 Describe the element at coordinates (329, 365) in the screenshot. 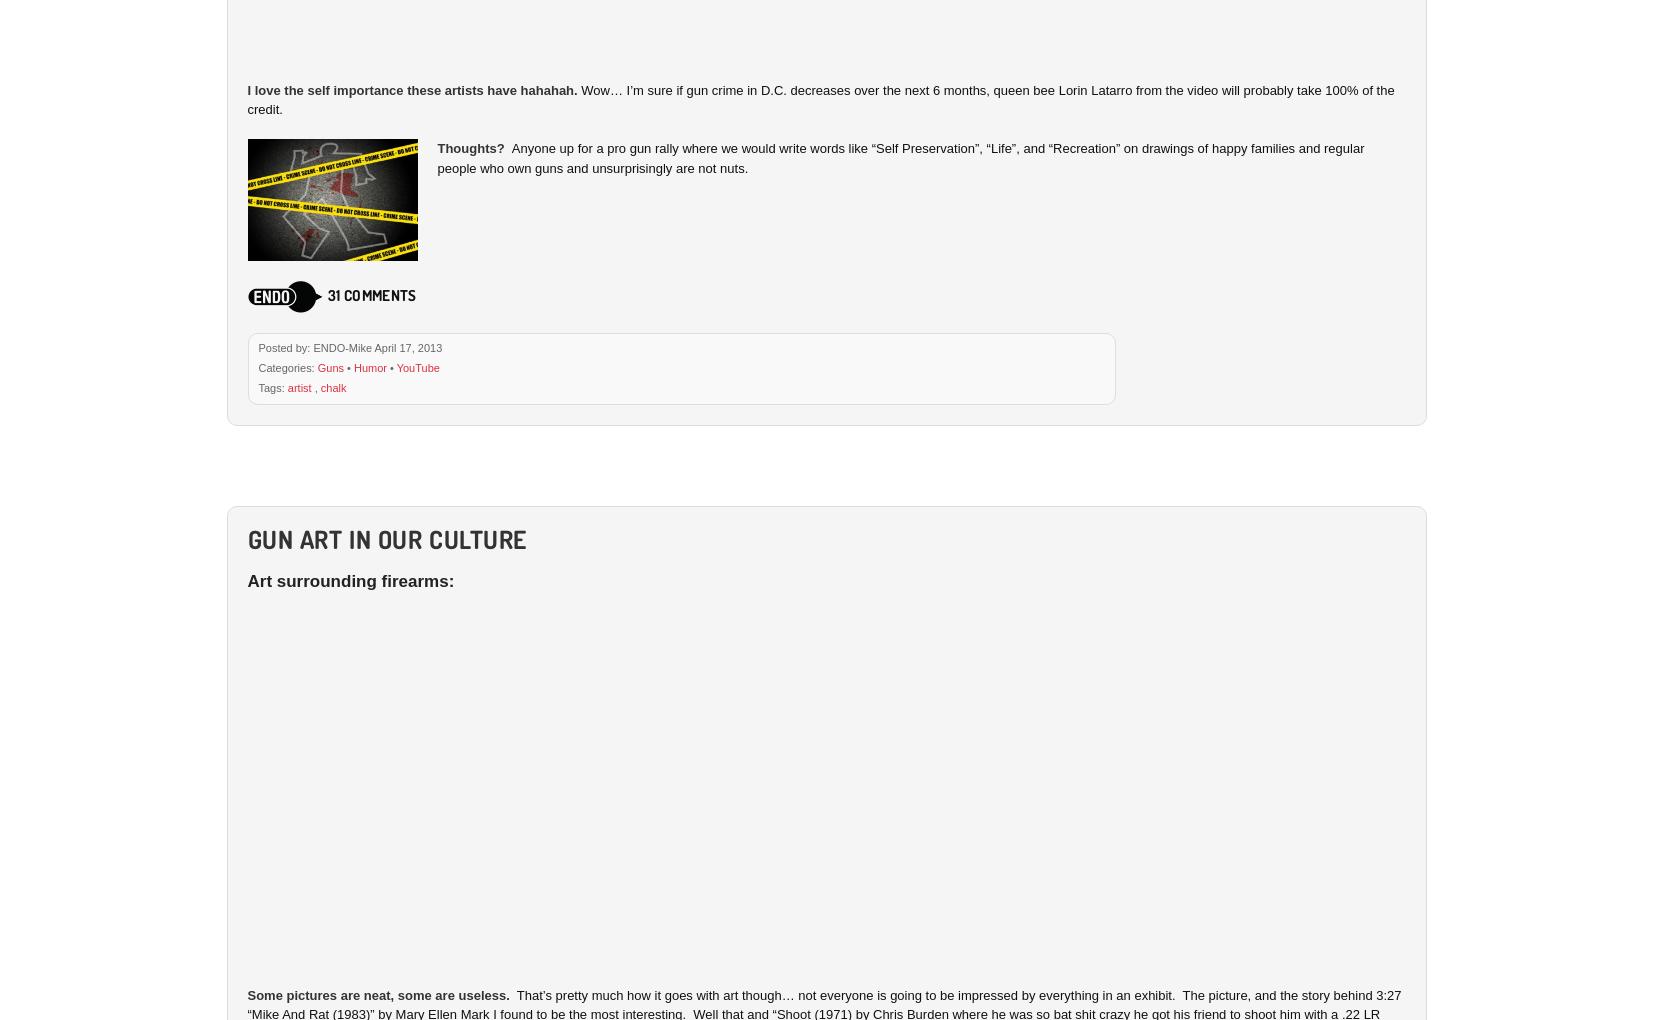

I see `'Guns'` at that location.